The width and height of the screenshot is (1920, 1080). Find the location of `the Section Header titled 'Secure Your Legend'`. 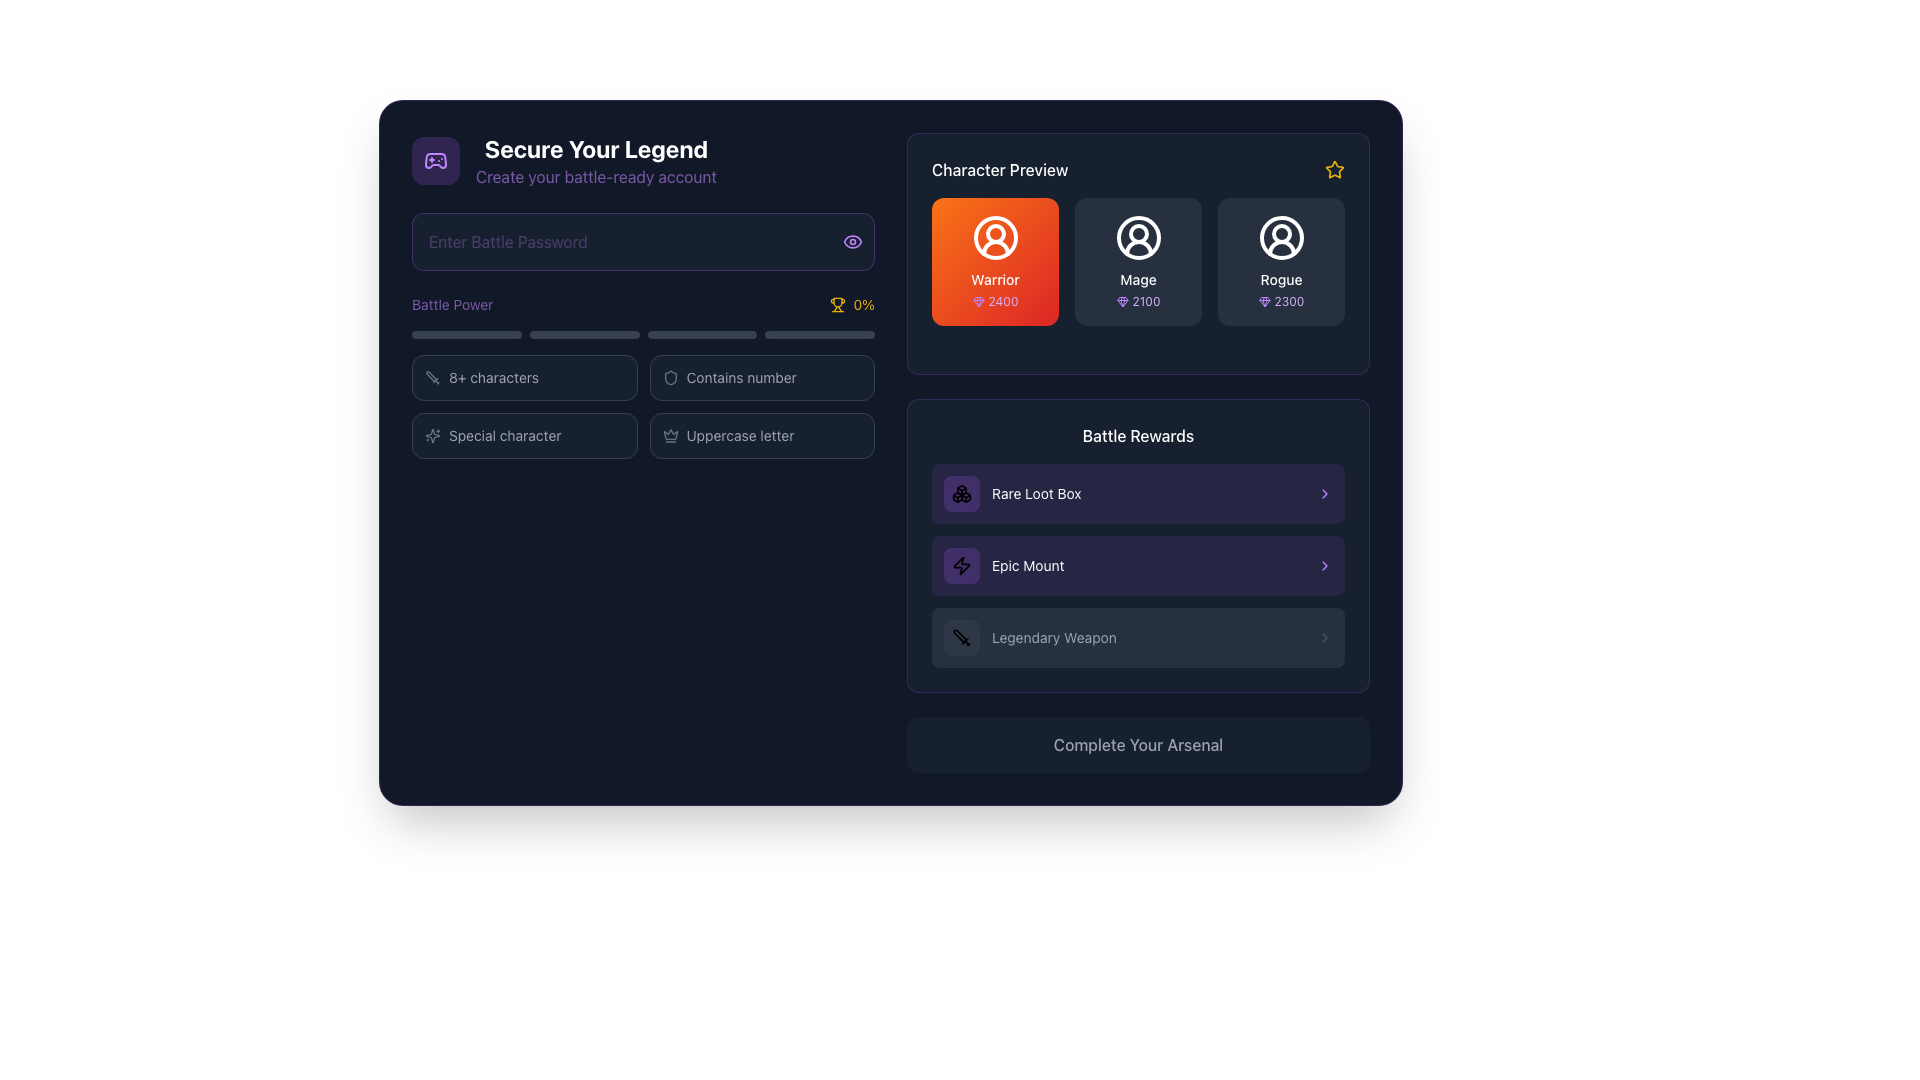

the Section Header titled 'Secure Your Legend' is located at coordinates (643, 160).